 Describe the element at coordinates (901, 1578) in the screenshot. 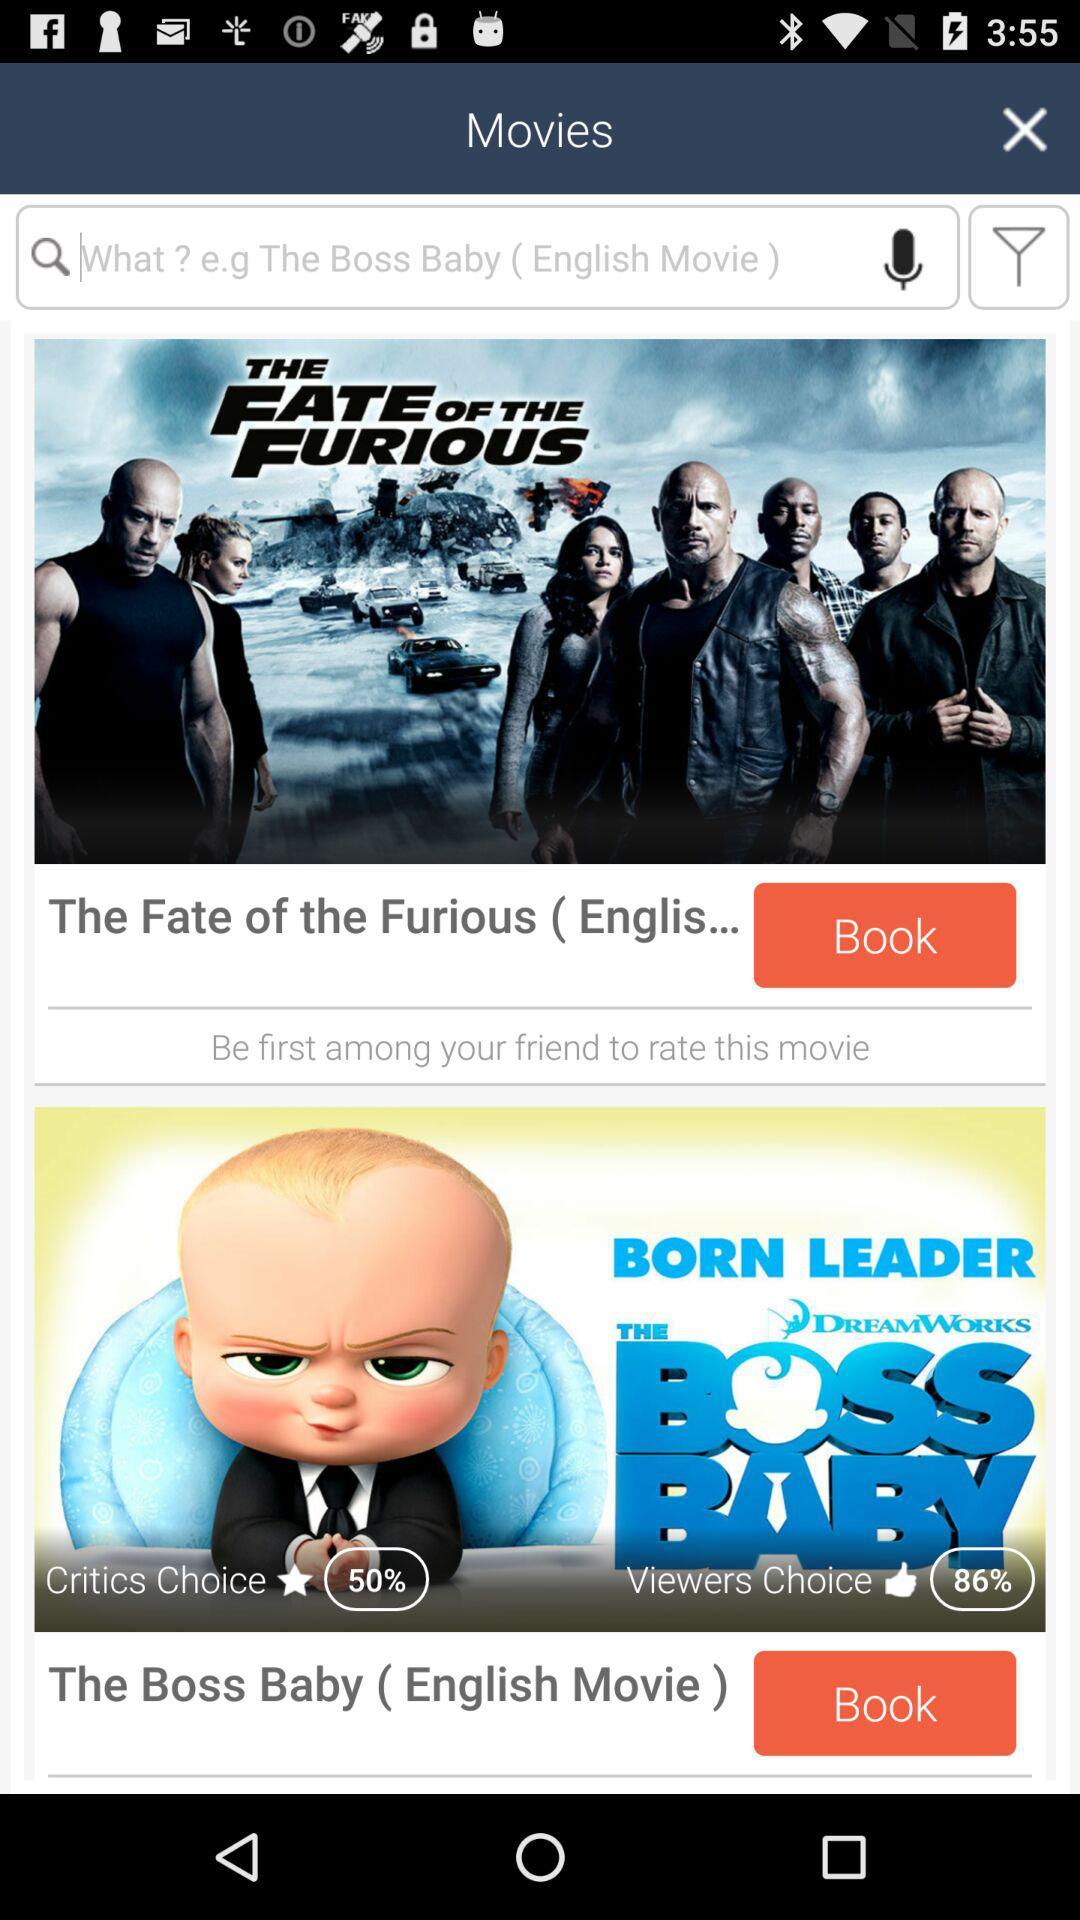

I see `the like emoji beside the viewers choice` at that location.